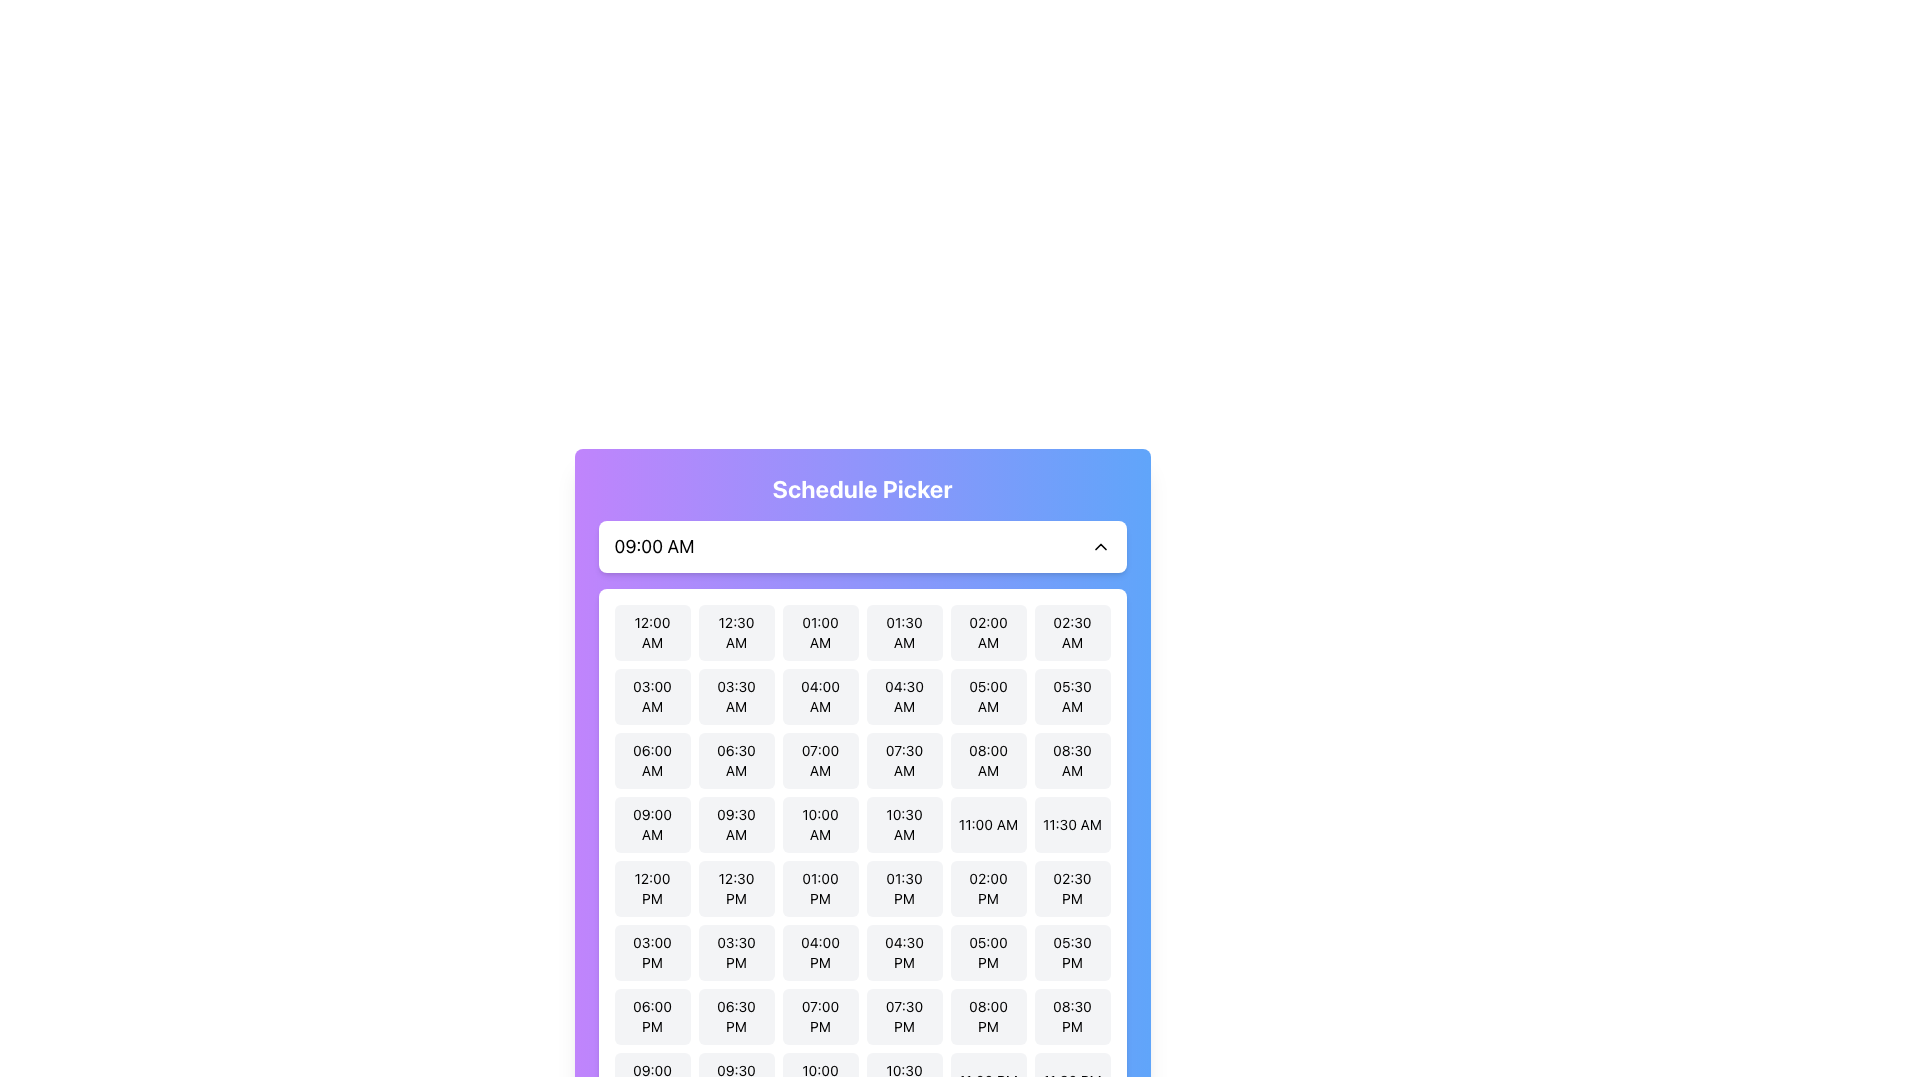 This screenshot has height=1080, width=1920. I want to click on the rectangular button labeled '03:30 AM' in the schedule grid, so click(735, 696).